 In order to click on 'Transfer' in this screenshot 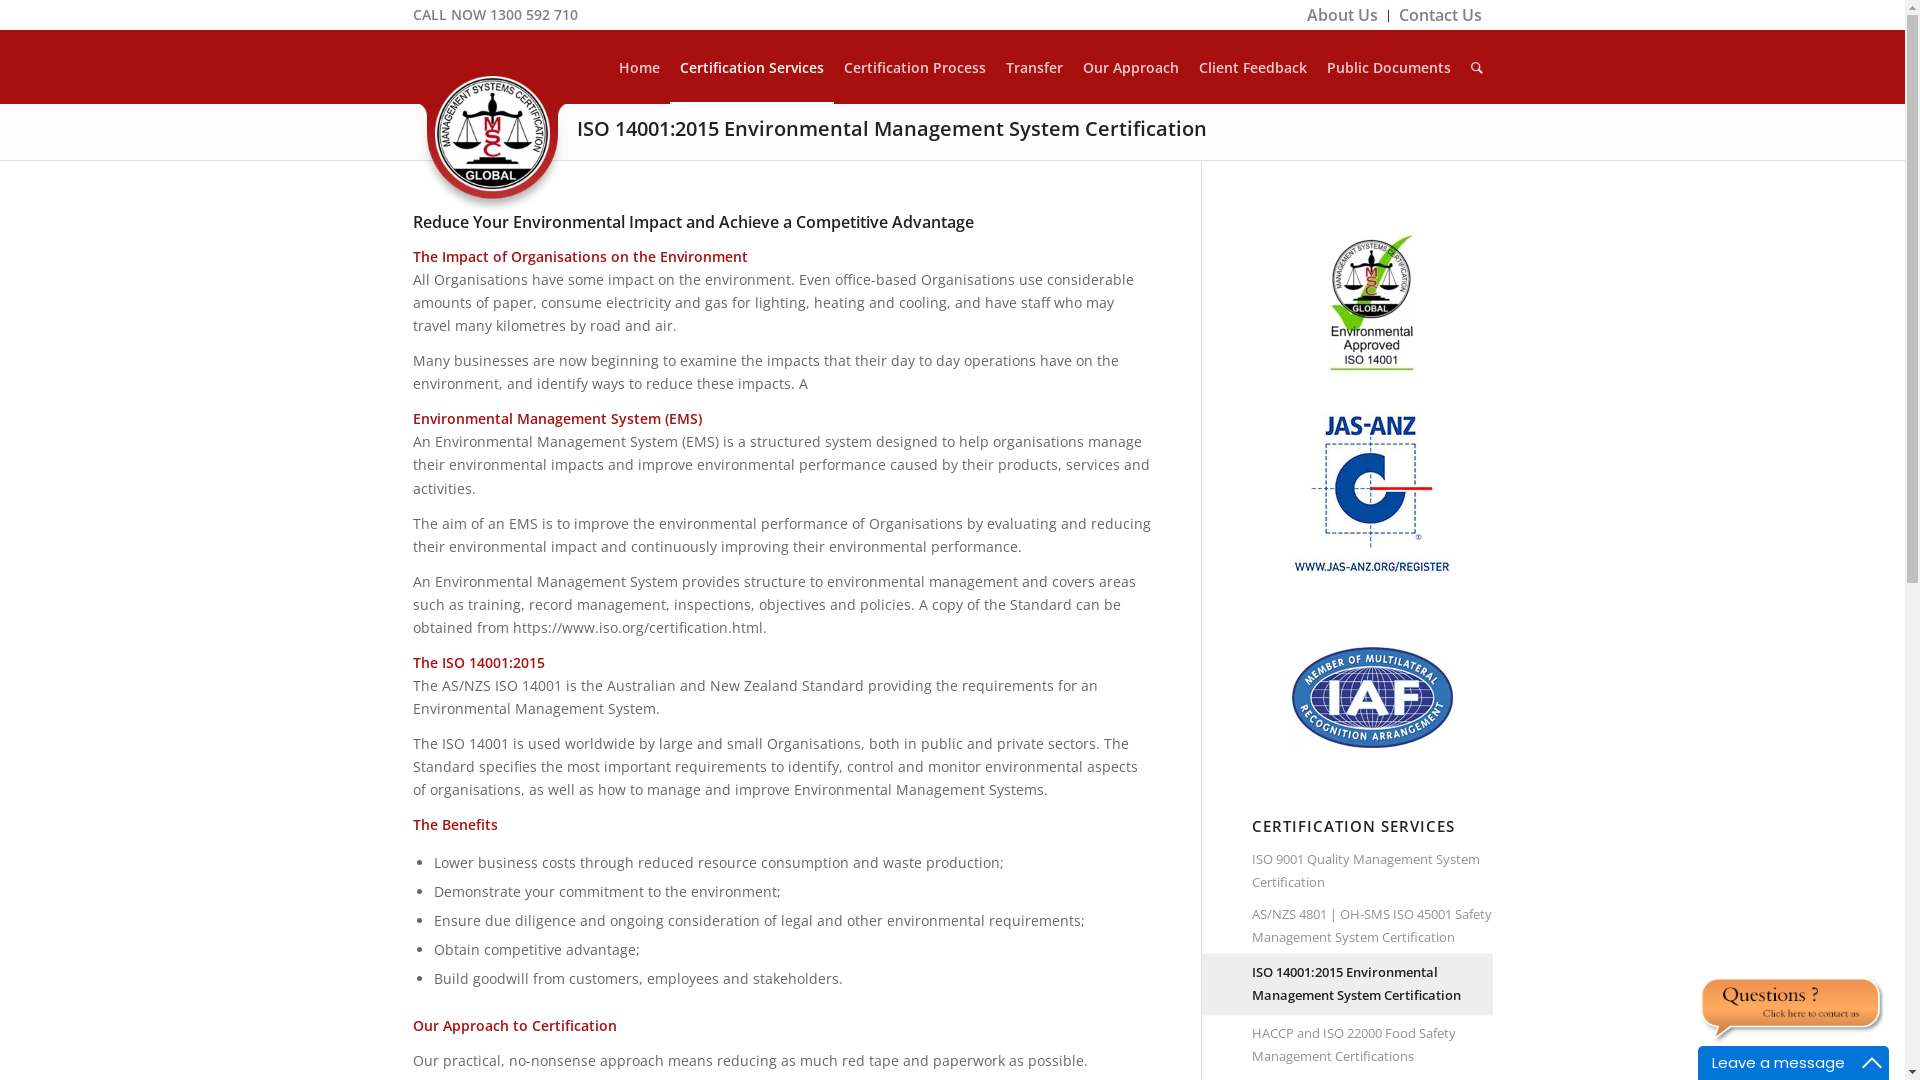, I will do `click(1034, 65)`.